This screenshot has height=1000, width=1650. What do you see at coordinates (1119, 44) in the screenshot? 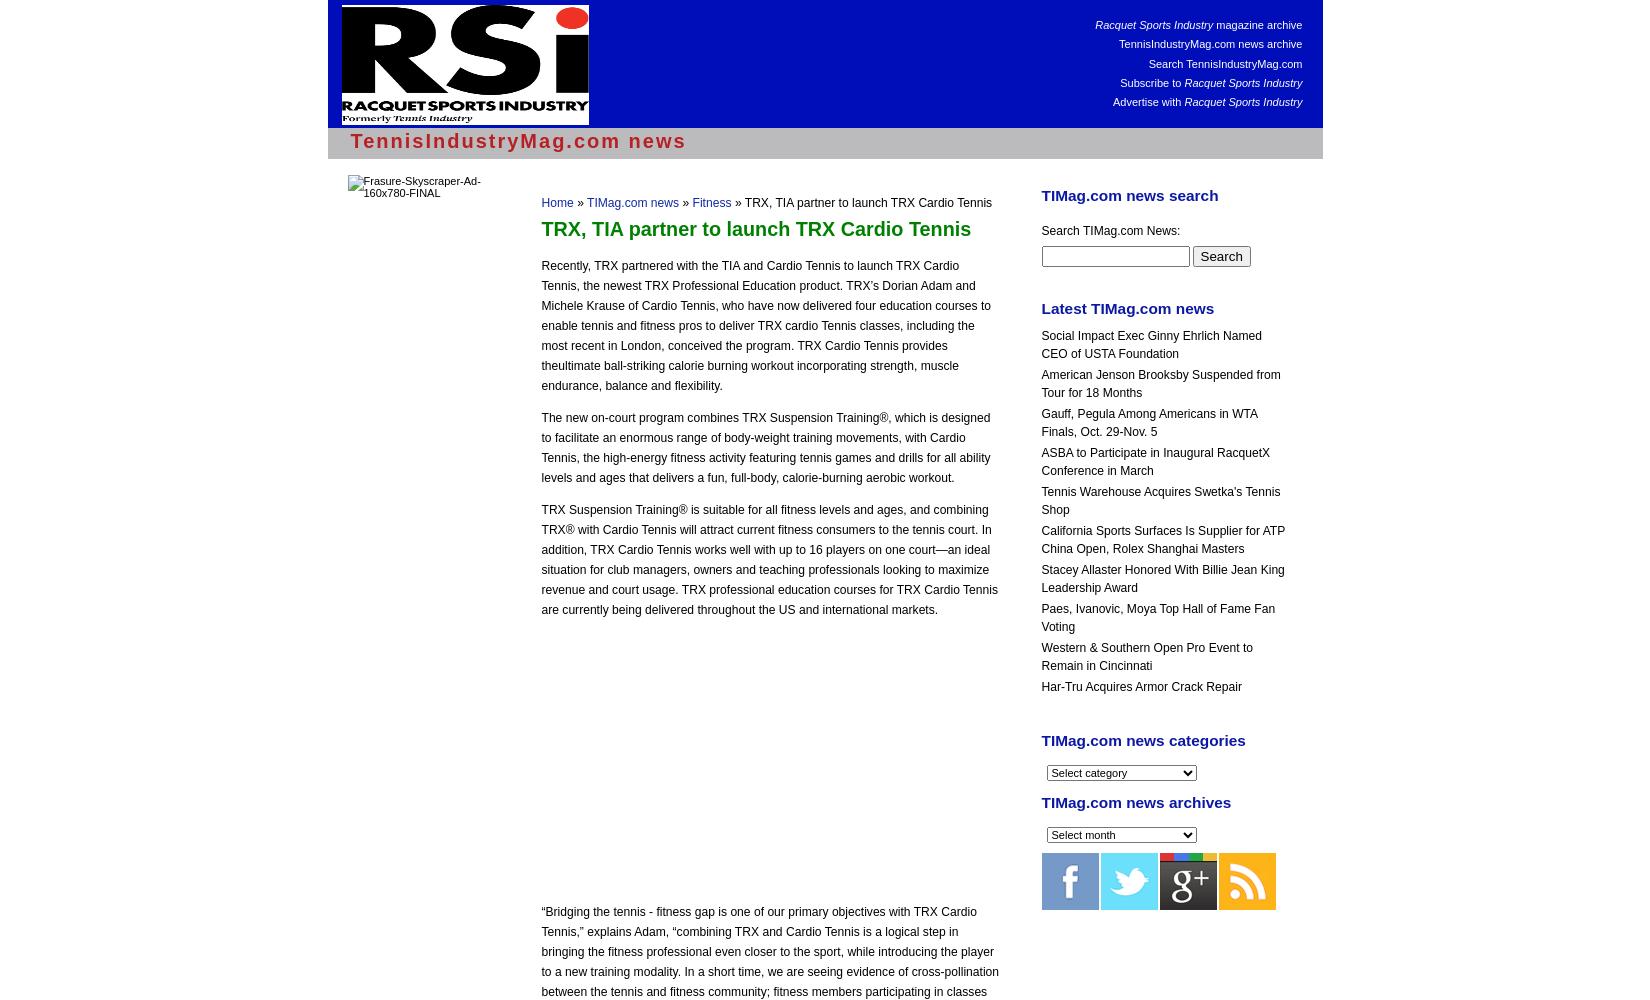
I see `'TennisIndustryMag.com news archive'` at bounding box center [1119, 44].